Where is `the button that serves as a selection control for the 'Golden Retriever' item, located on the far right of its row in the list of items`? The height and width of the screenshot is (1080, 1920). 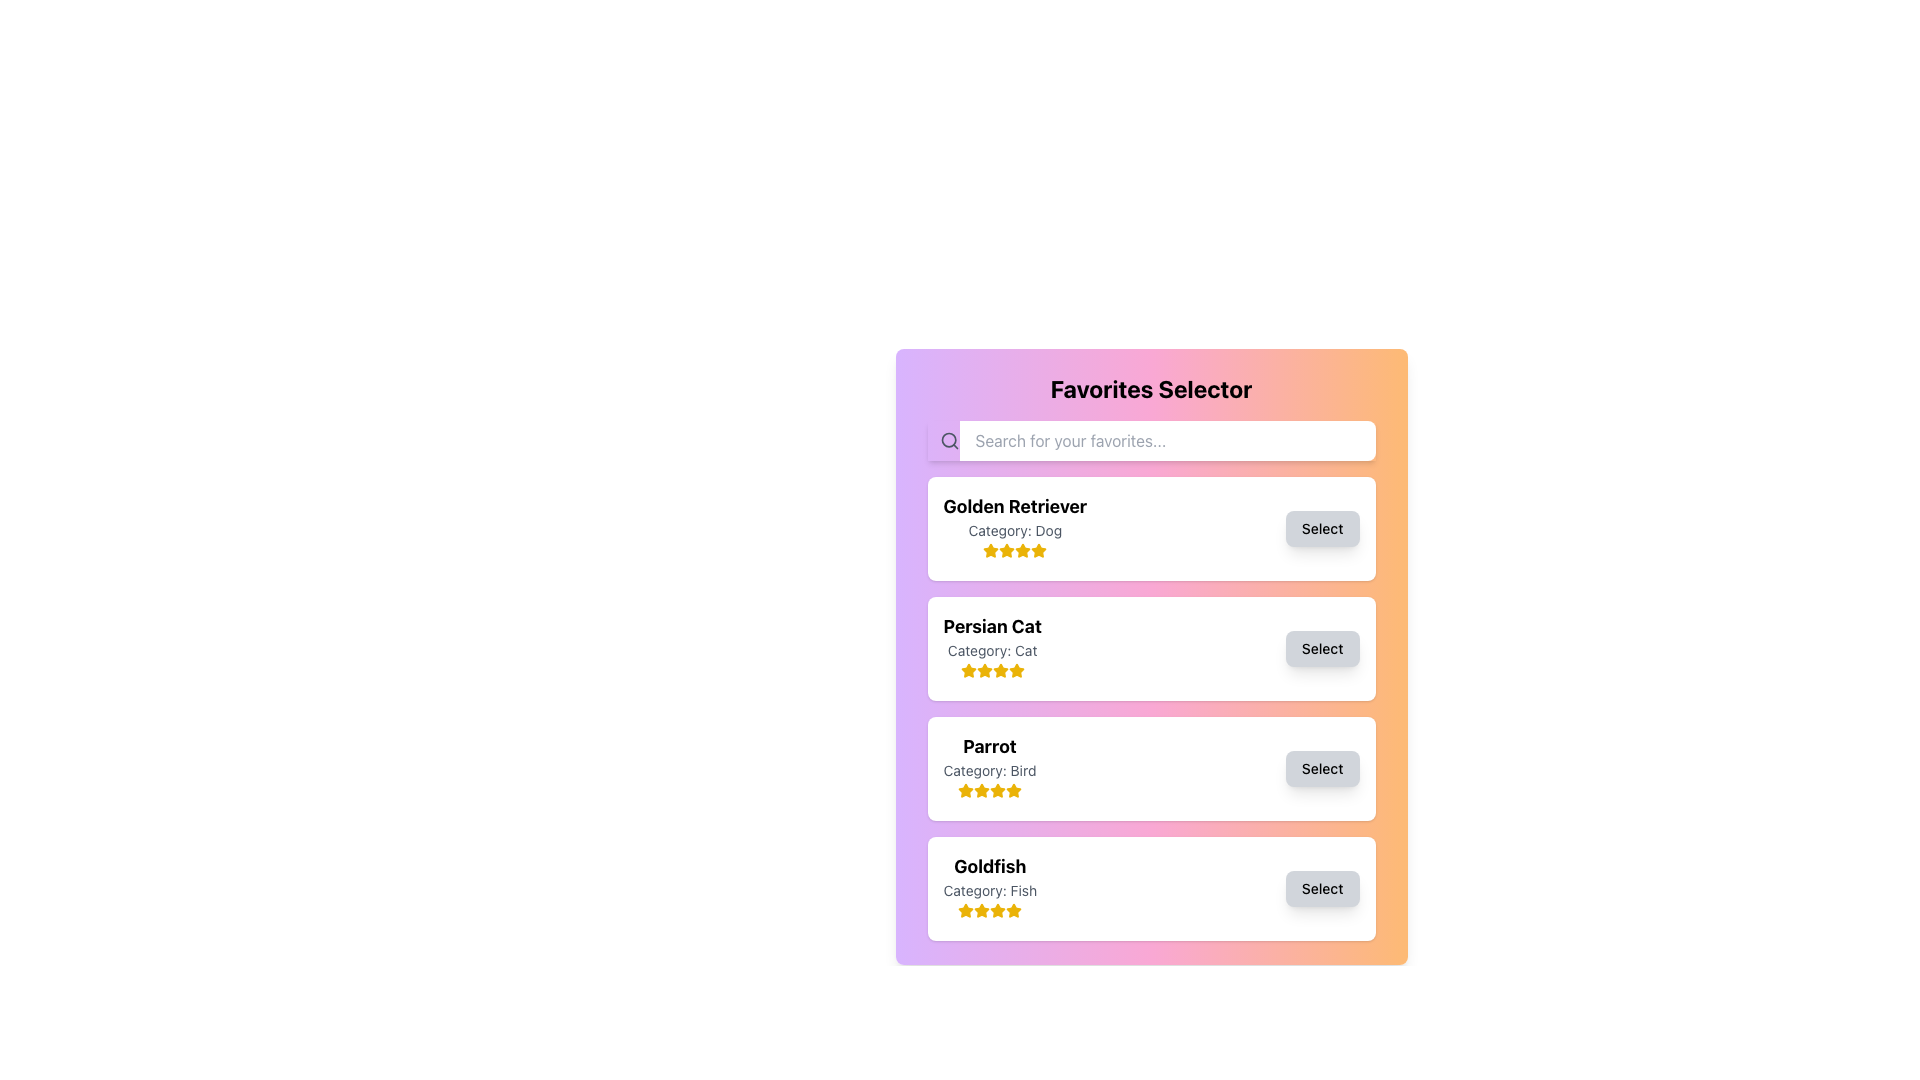 the button that serves as a selection control for the 'Golden Retriever' item, located on the far right of its row in the list of items is located at coordinates (1322, 527).